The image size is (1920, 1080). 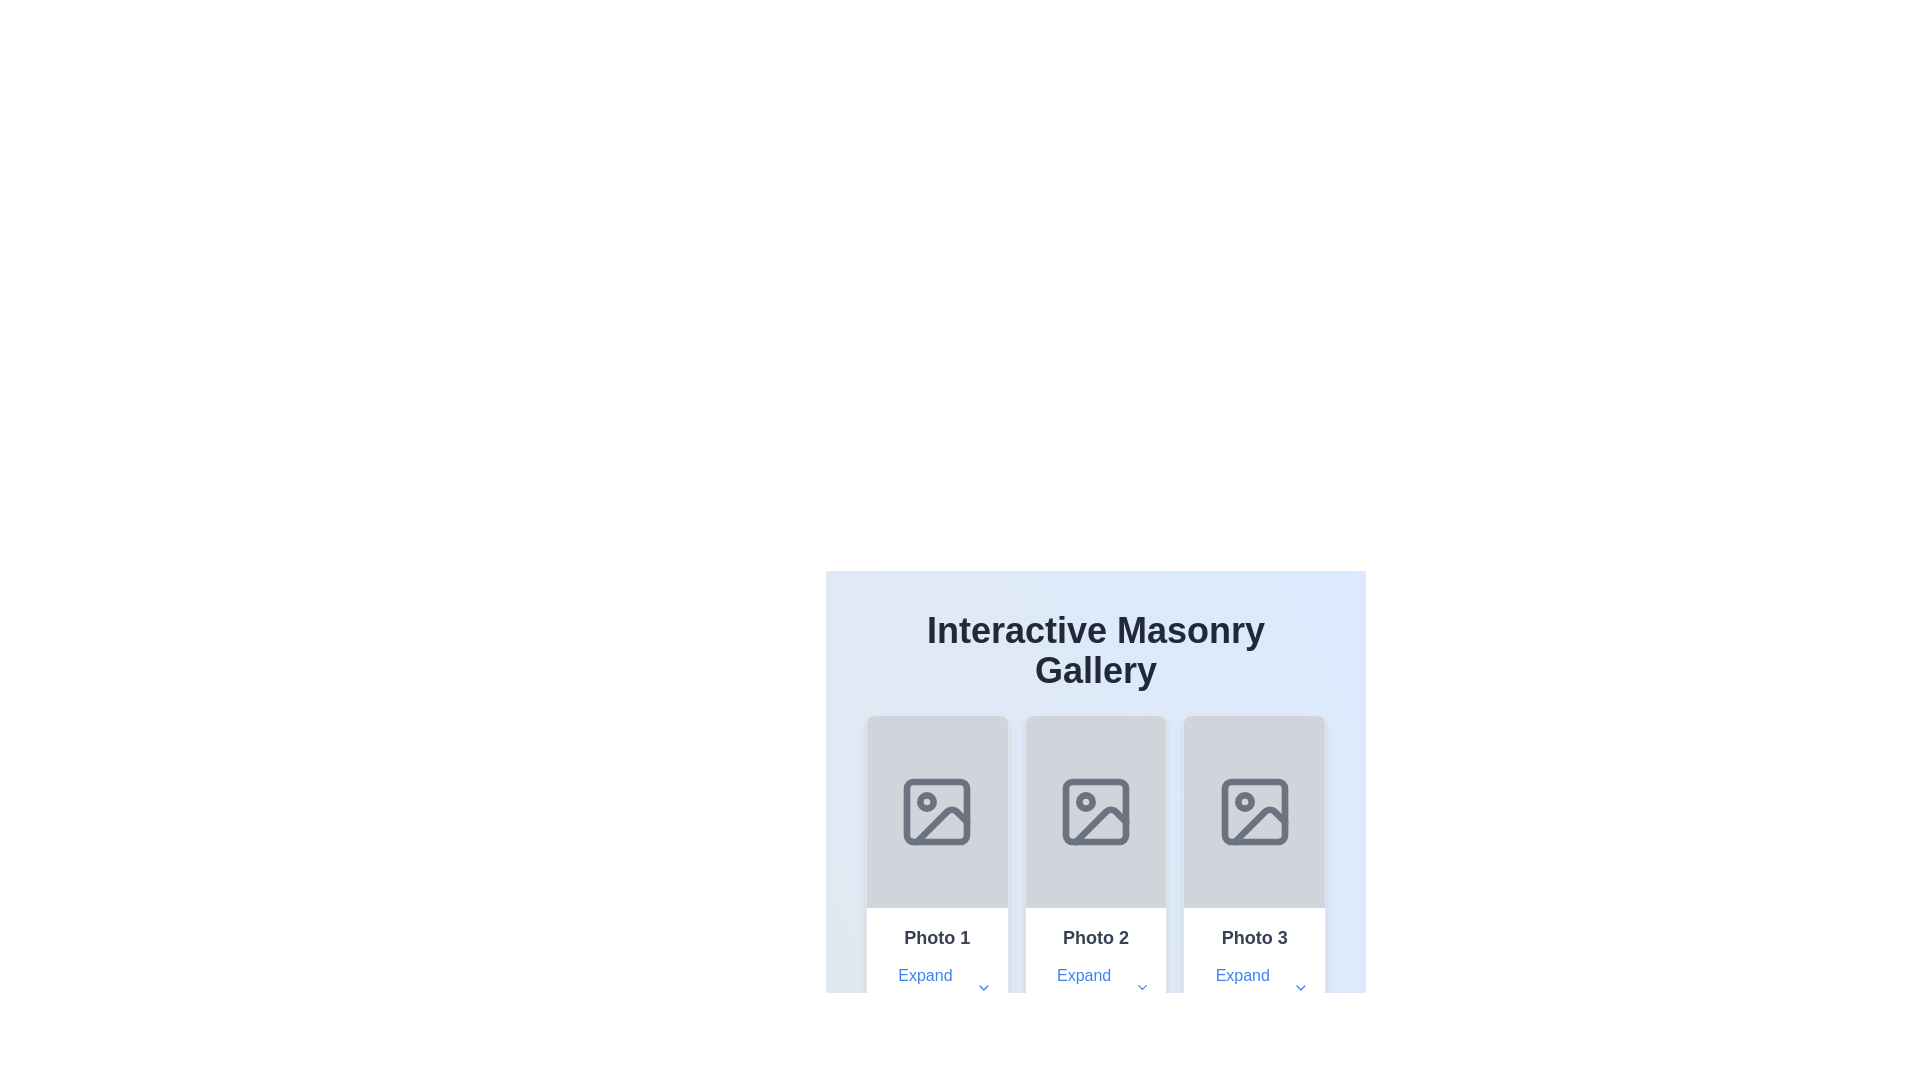 What do you see at coordinates (936, 967) in the screenshot?
I see `the interactive link 'Expand Details' located below the title 'Photo 1' in the first card from the left, which is positioned under the image placeholder` at bounding box center [936, 967].